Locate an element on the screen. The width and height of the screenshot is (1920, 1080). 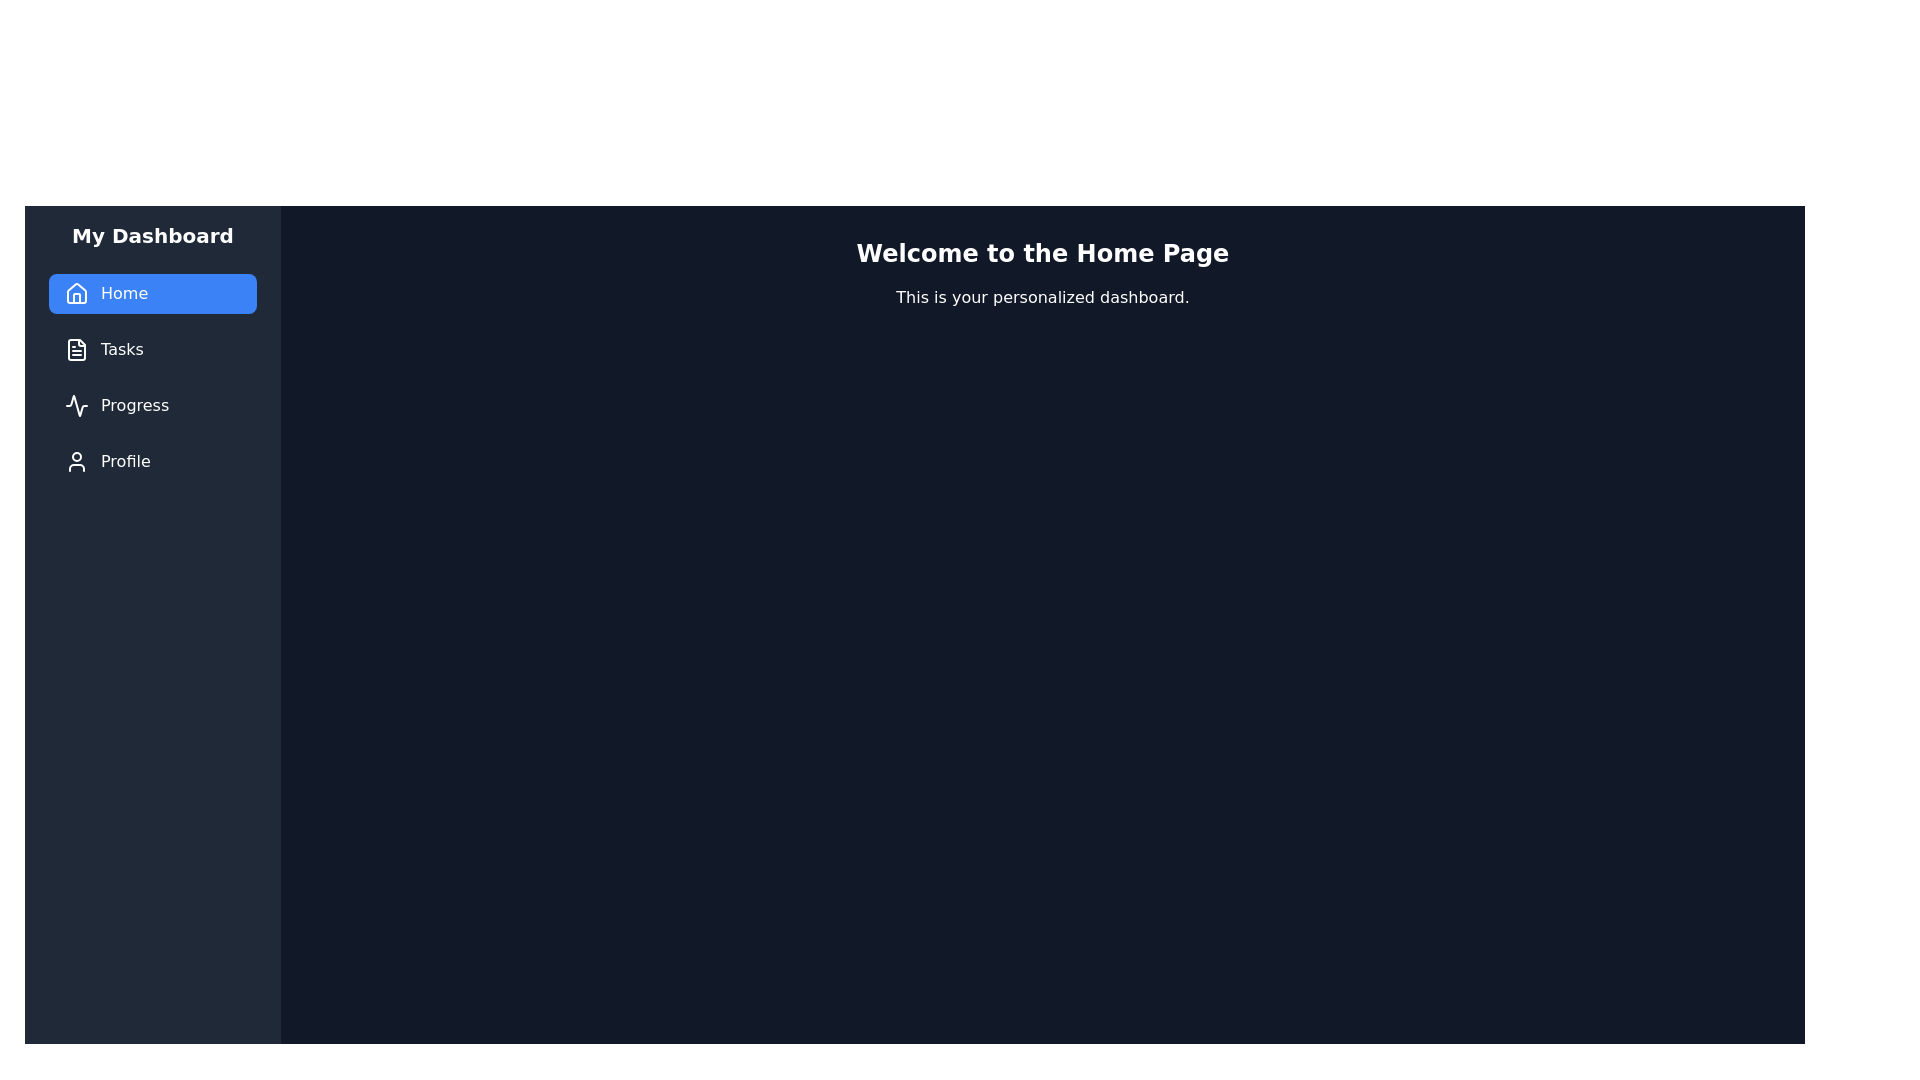
the prominent, bold header text displaying 'Welcome to the Home Page', which is centrally located at the top of the page is located at coordinates (1041, 253).